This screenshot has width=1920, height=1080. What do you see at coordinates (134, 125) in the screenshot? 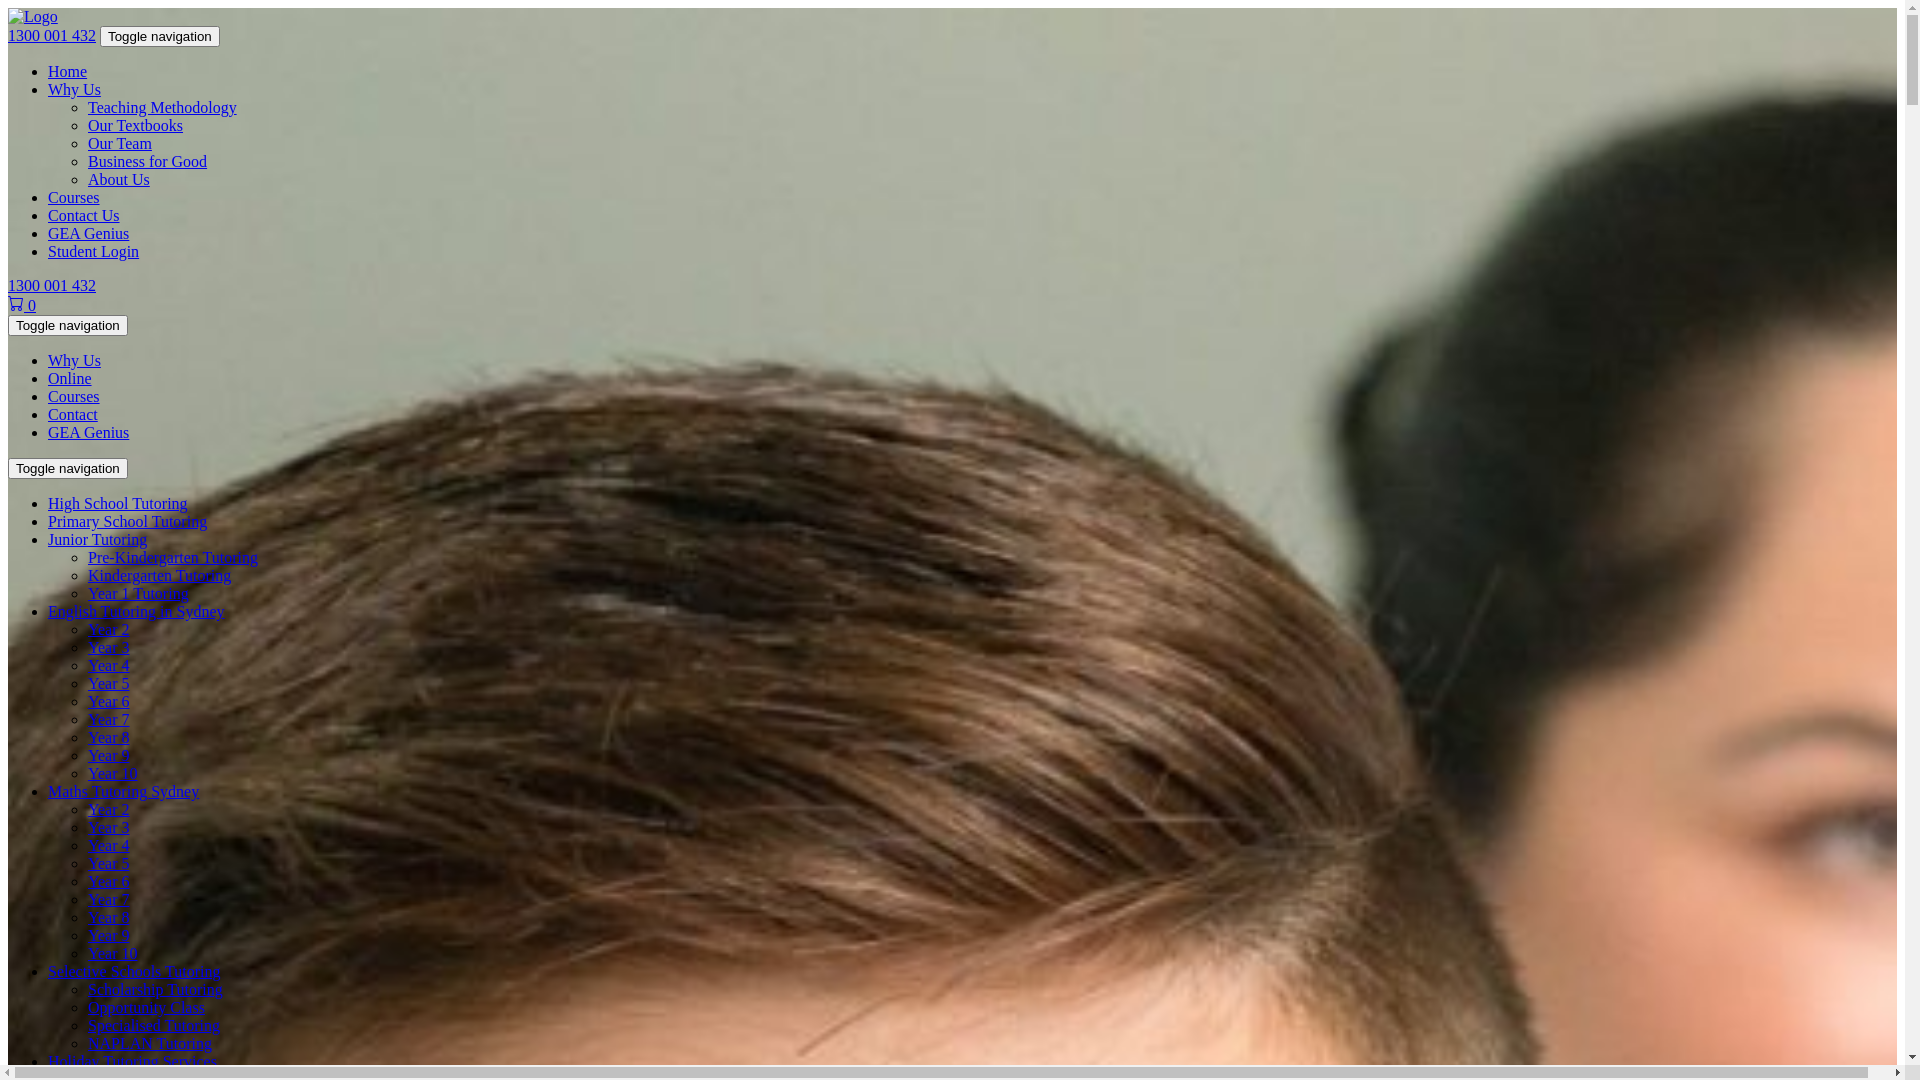
I see `'Our Textbooks'` at bounding box center [134, 125].